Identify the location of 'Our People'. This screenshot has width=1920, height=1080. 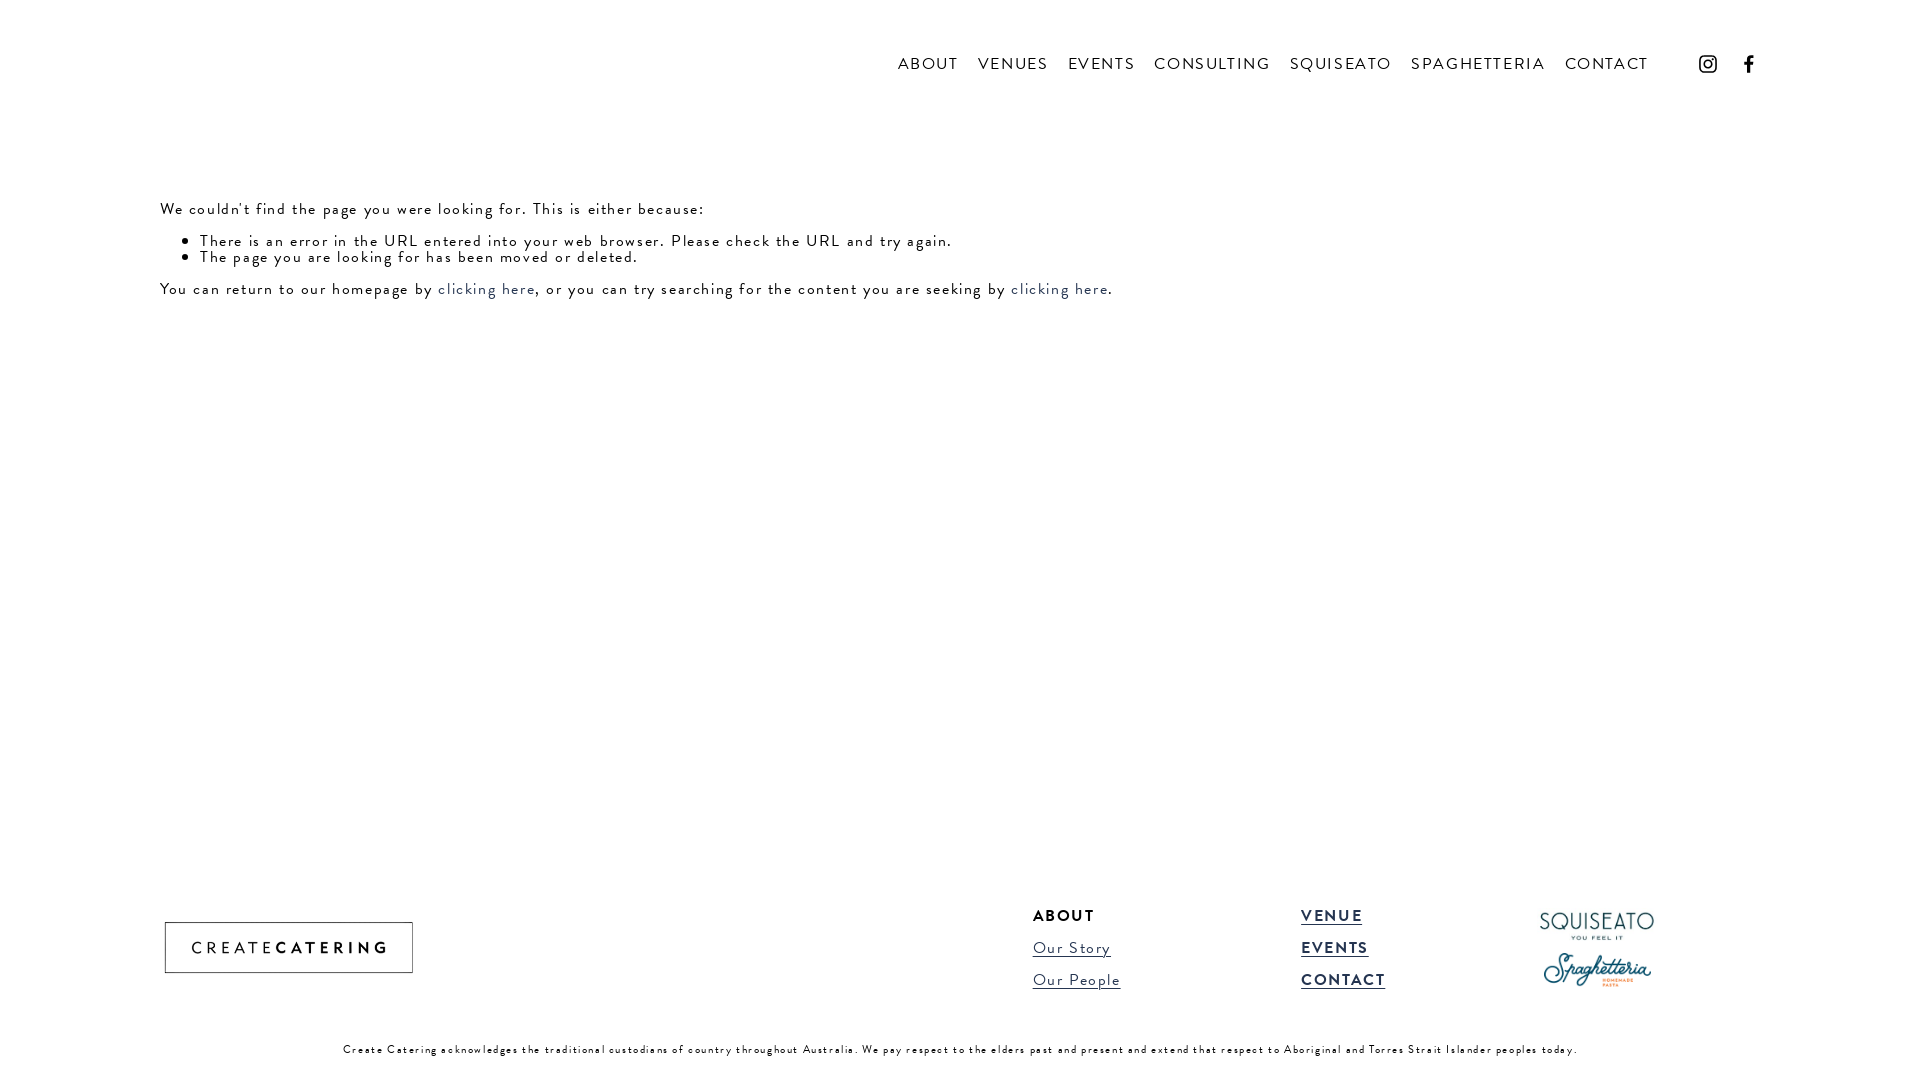
(1075, 978).